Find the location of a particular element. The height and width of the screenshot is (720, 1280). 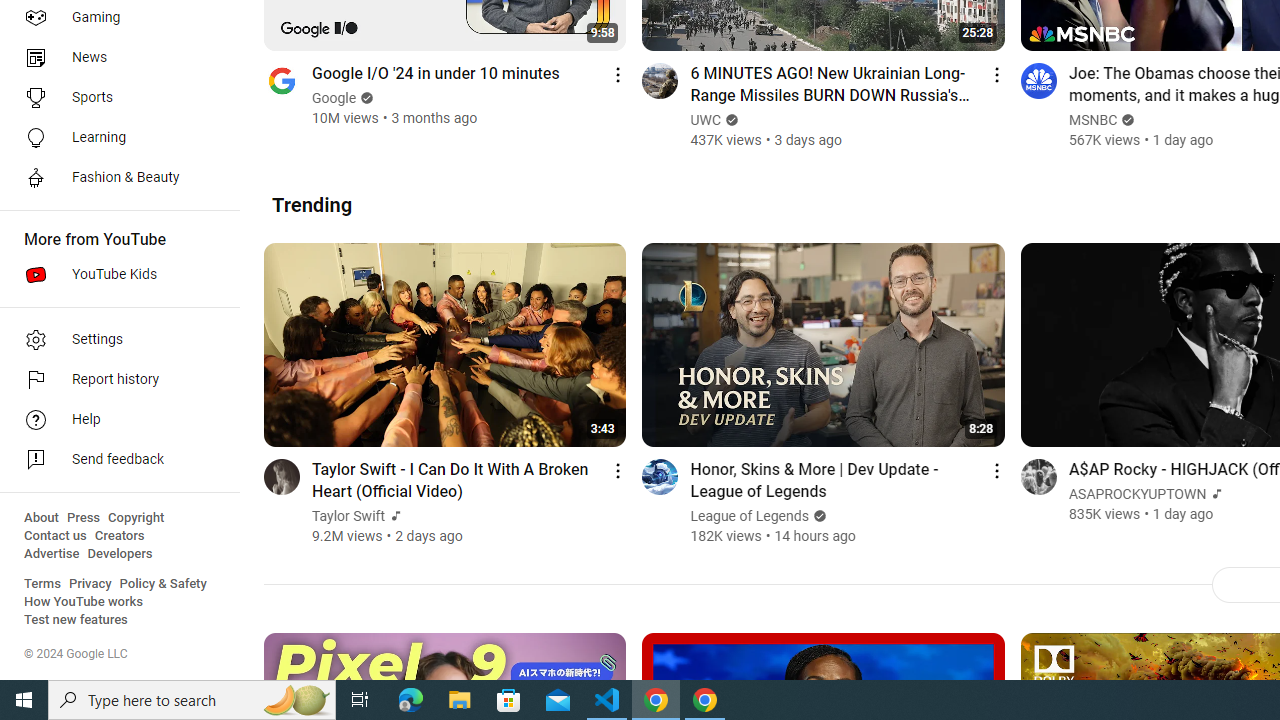

'Send feedback' is located at coordinates (112, 460).